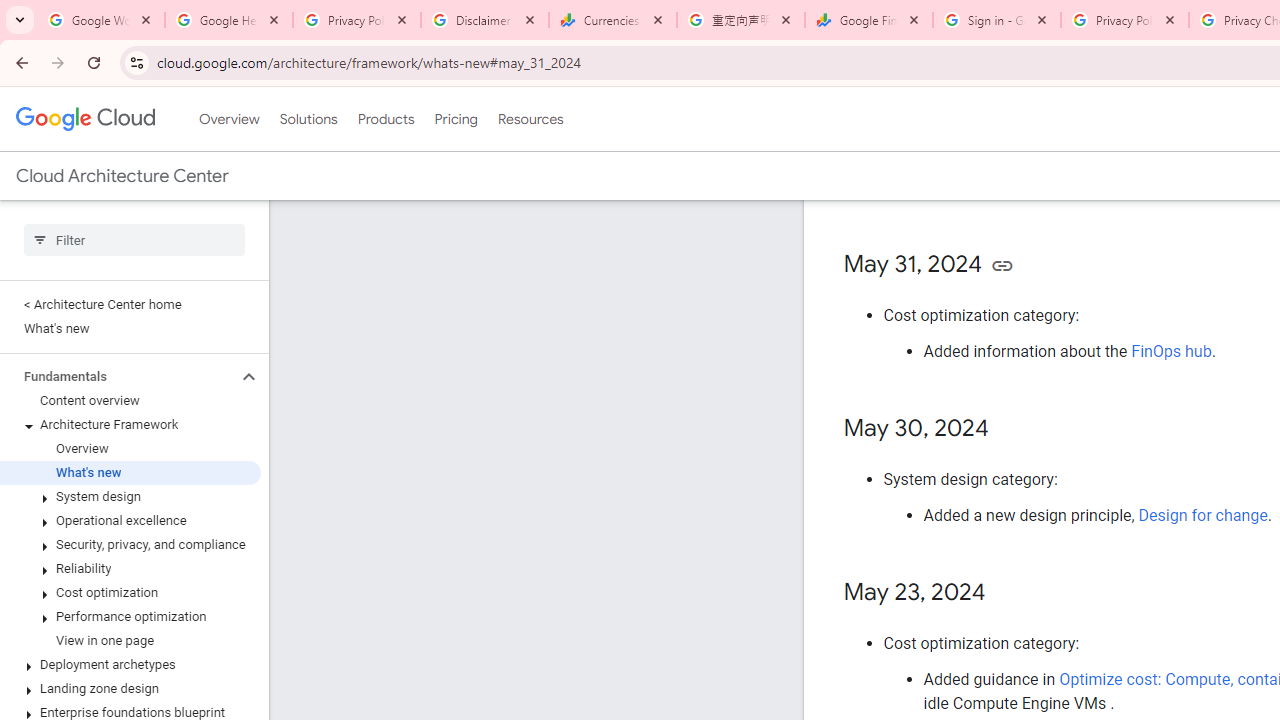  I want to click on 'Security, privacy, and compliance', so click(129, 545).